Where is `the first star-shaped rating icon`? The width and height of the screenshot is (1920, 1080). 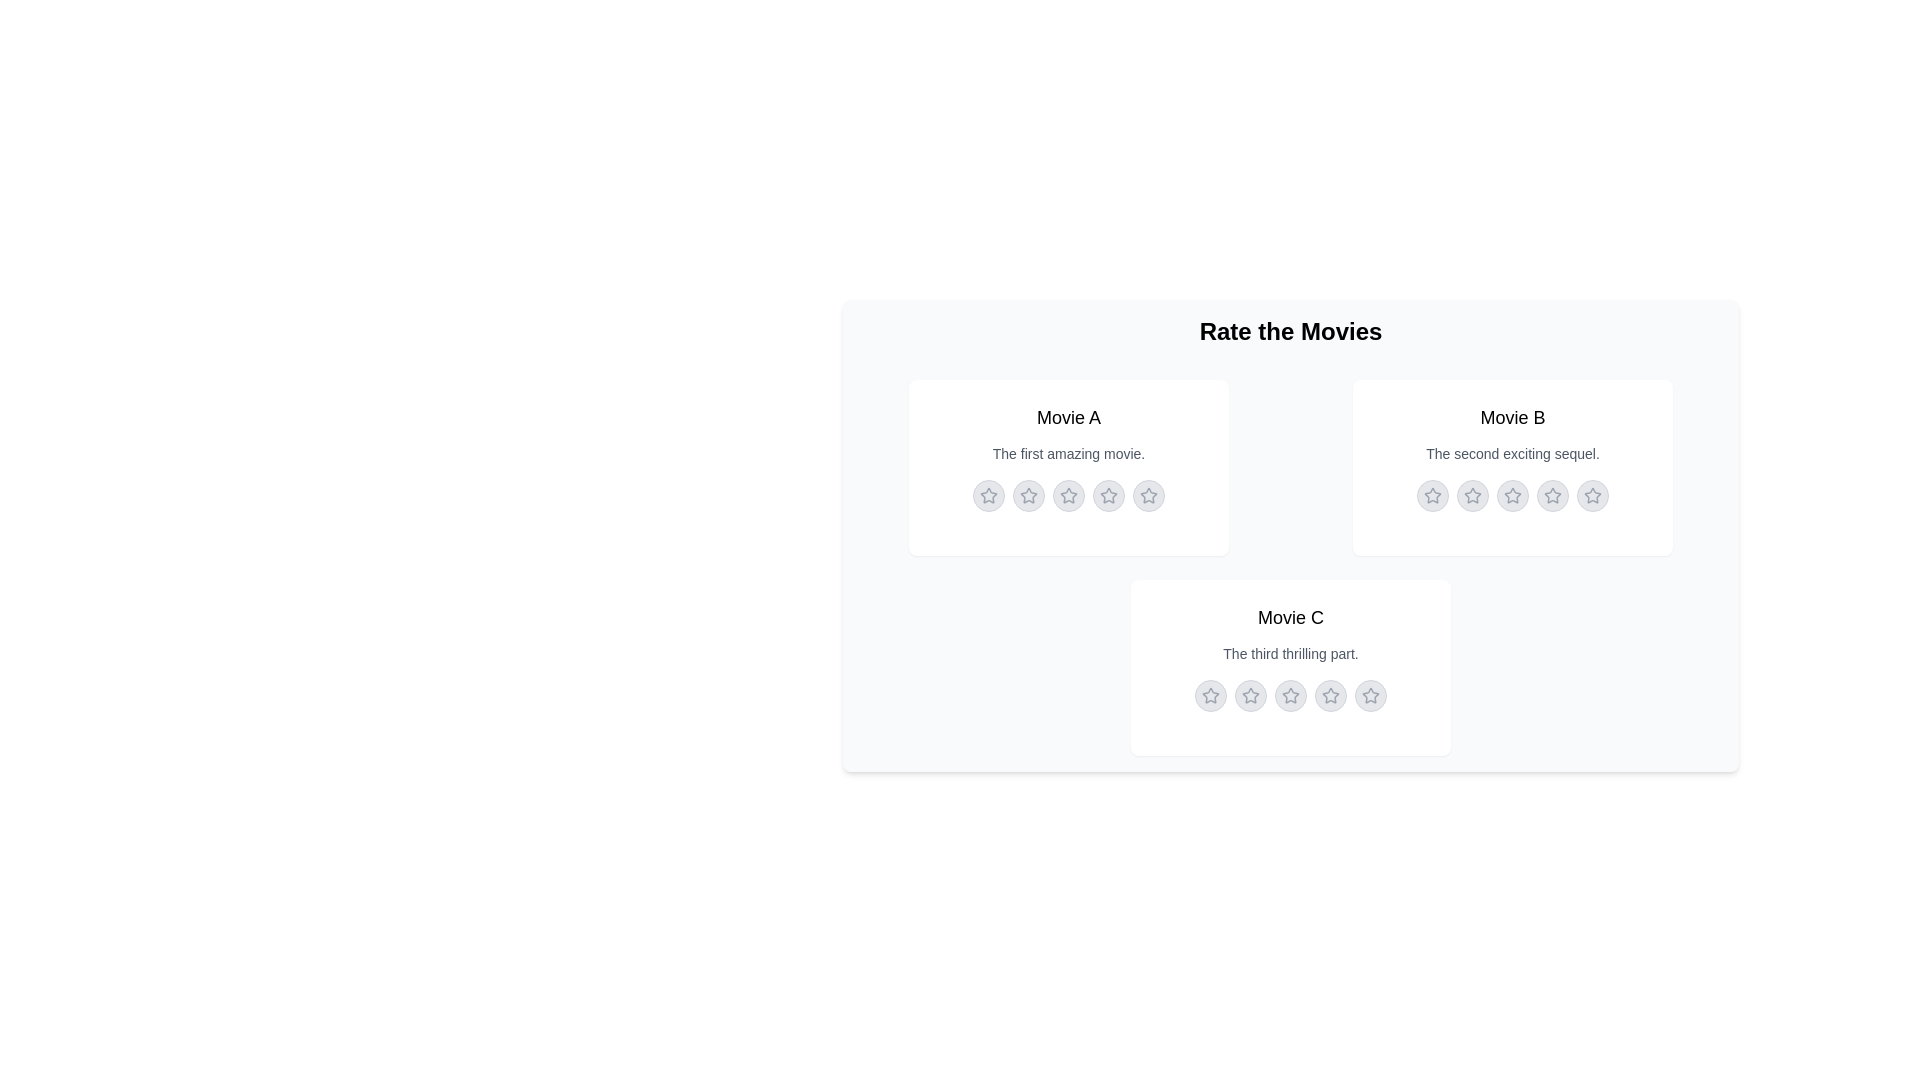
the first star-shaped rating icon is located at coordinates (988, 495).